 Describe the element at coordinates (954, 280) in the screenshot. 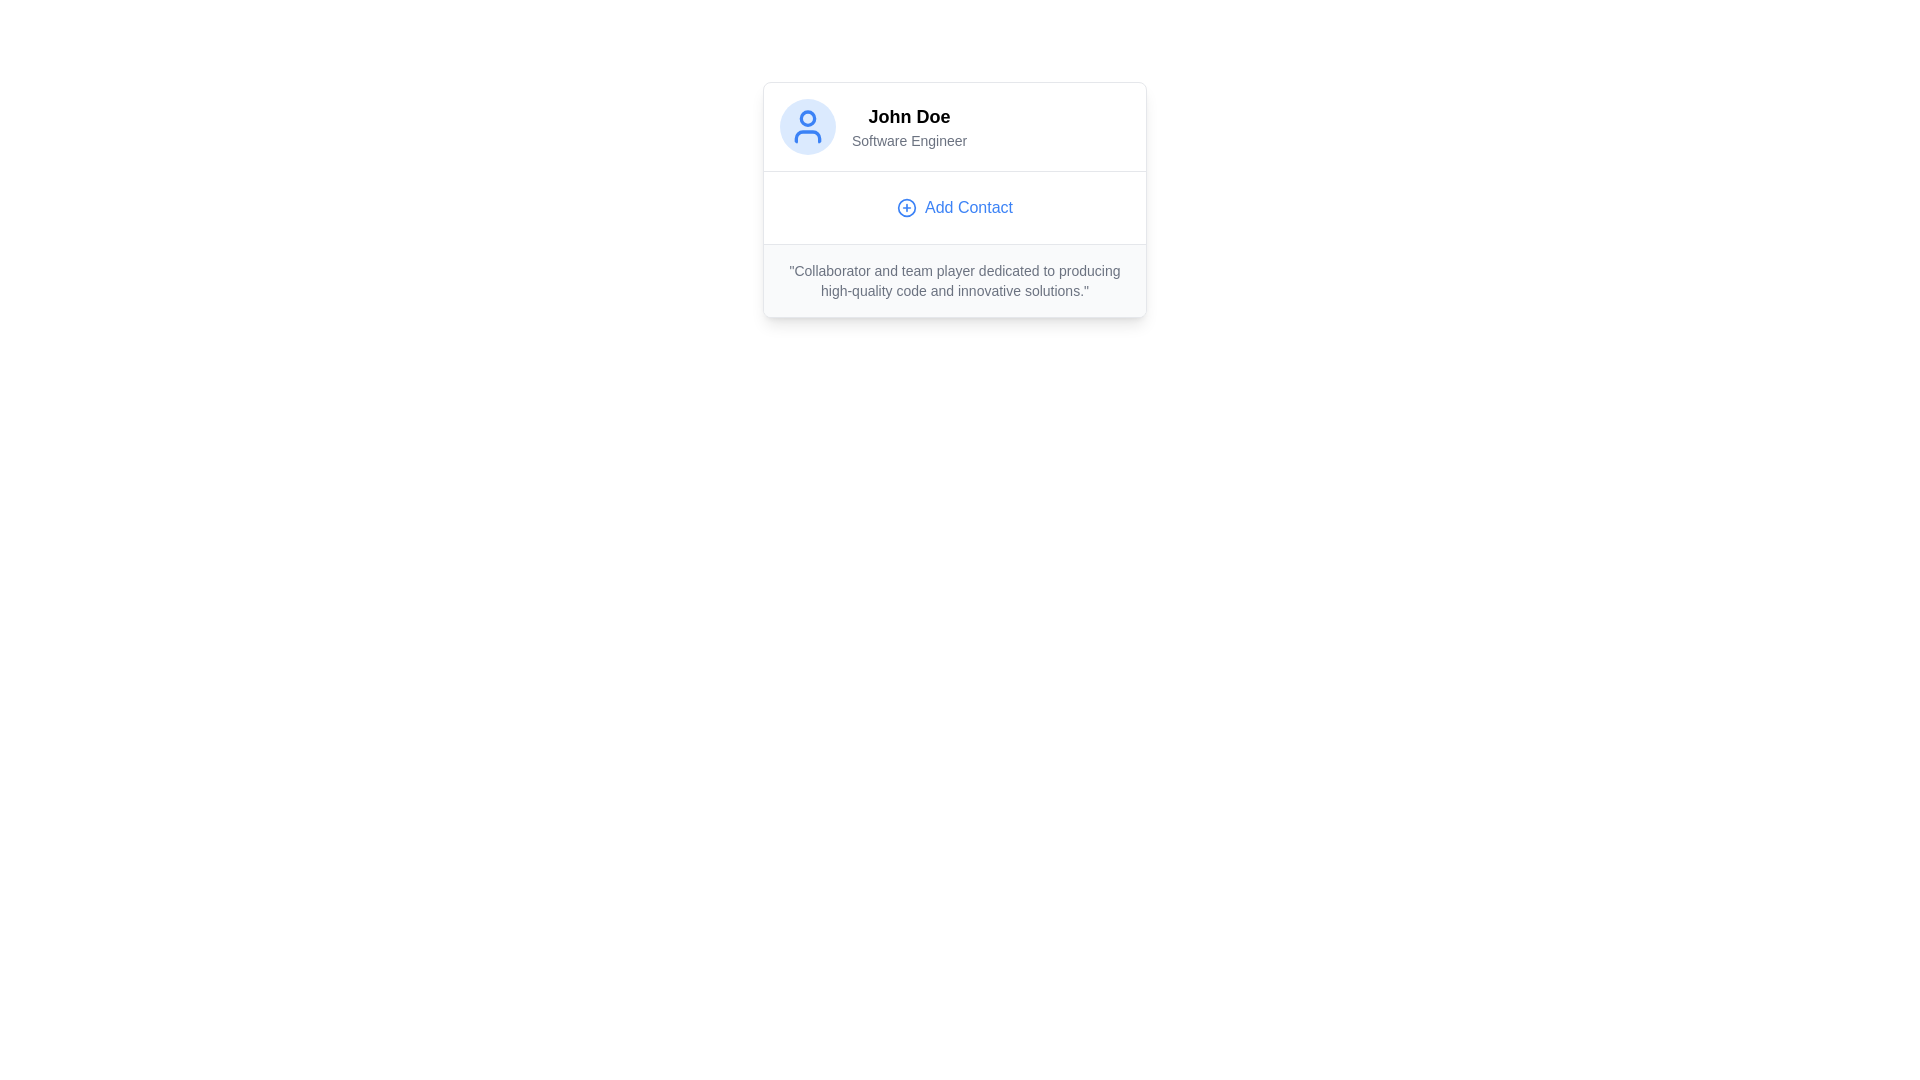

I see `the static text content block that provides a brief professional summary of John Doe, located beneath the 'Add Contact' button` at that location.